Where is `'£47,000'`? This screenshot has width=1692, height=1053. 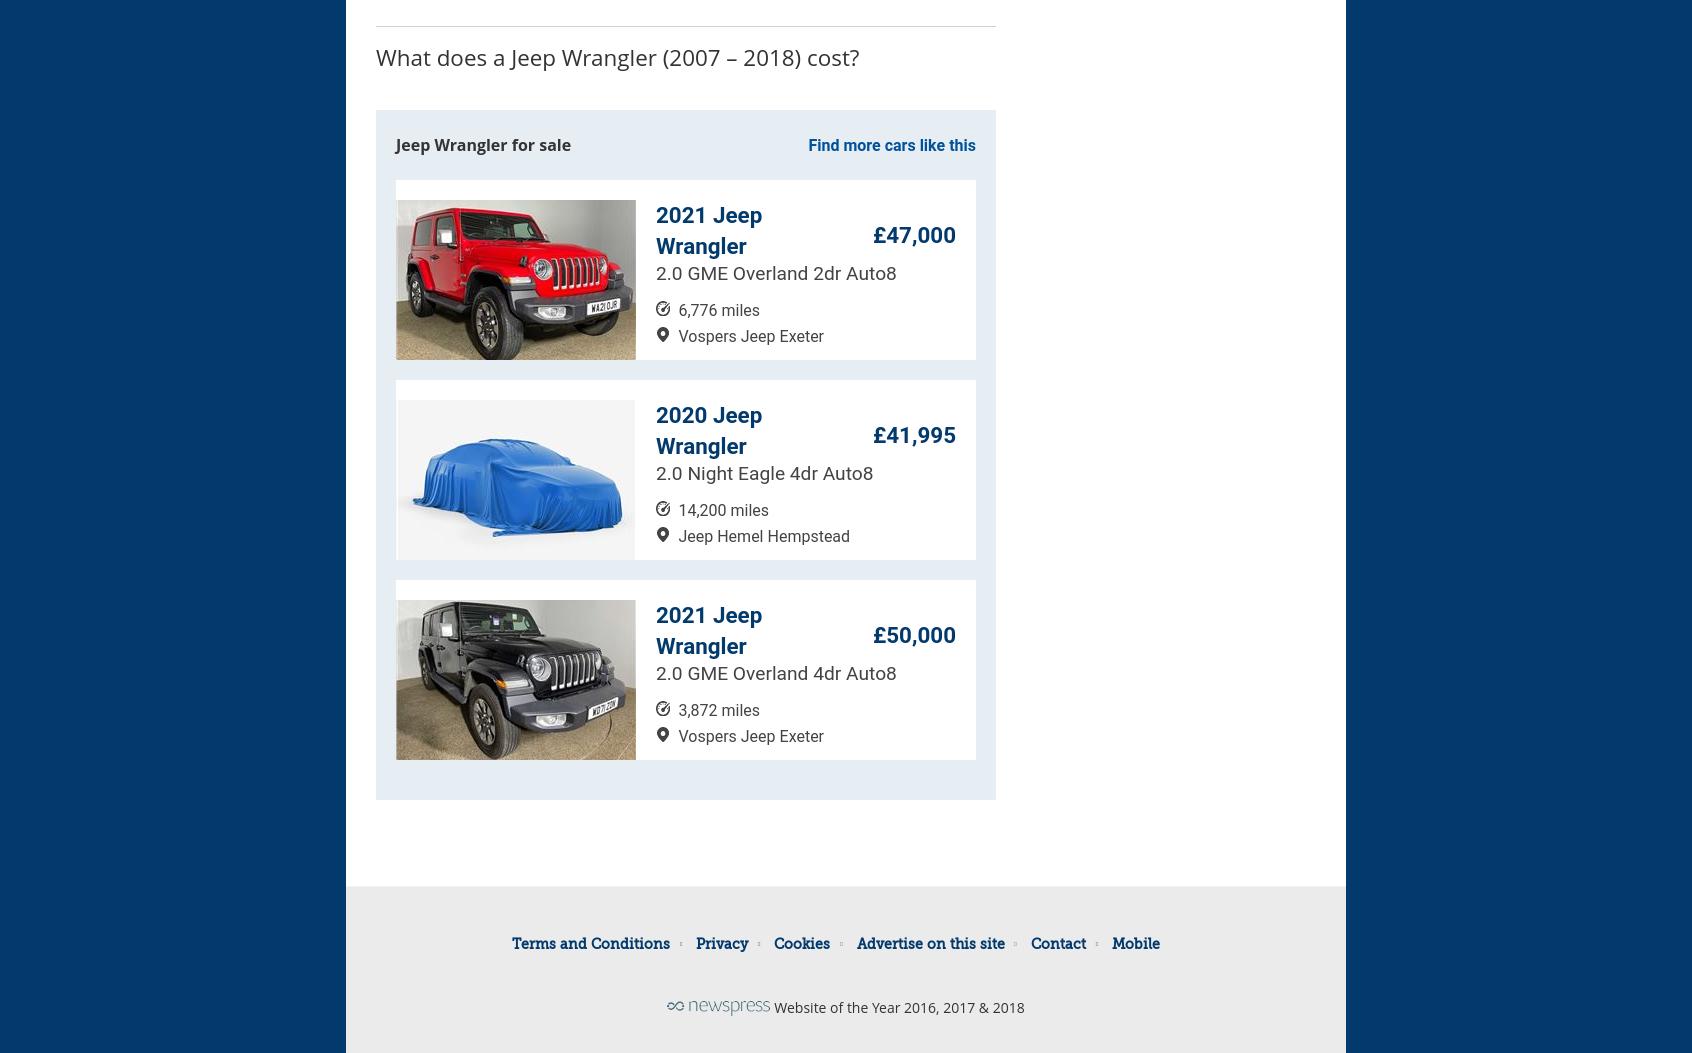
'£47,000' is located at coordinates (912, 235).